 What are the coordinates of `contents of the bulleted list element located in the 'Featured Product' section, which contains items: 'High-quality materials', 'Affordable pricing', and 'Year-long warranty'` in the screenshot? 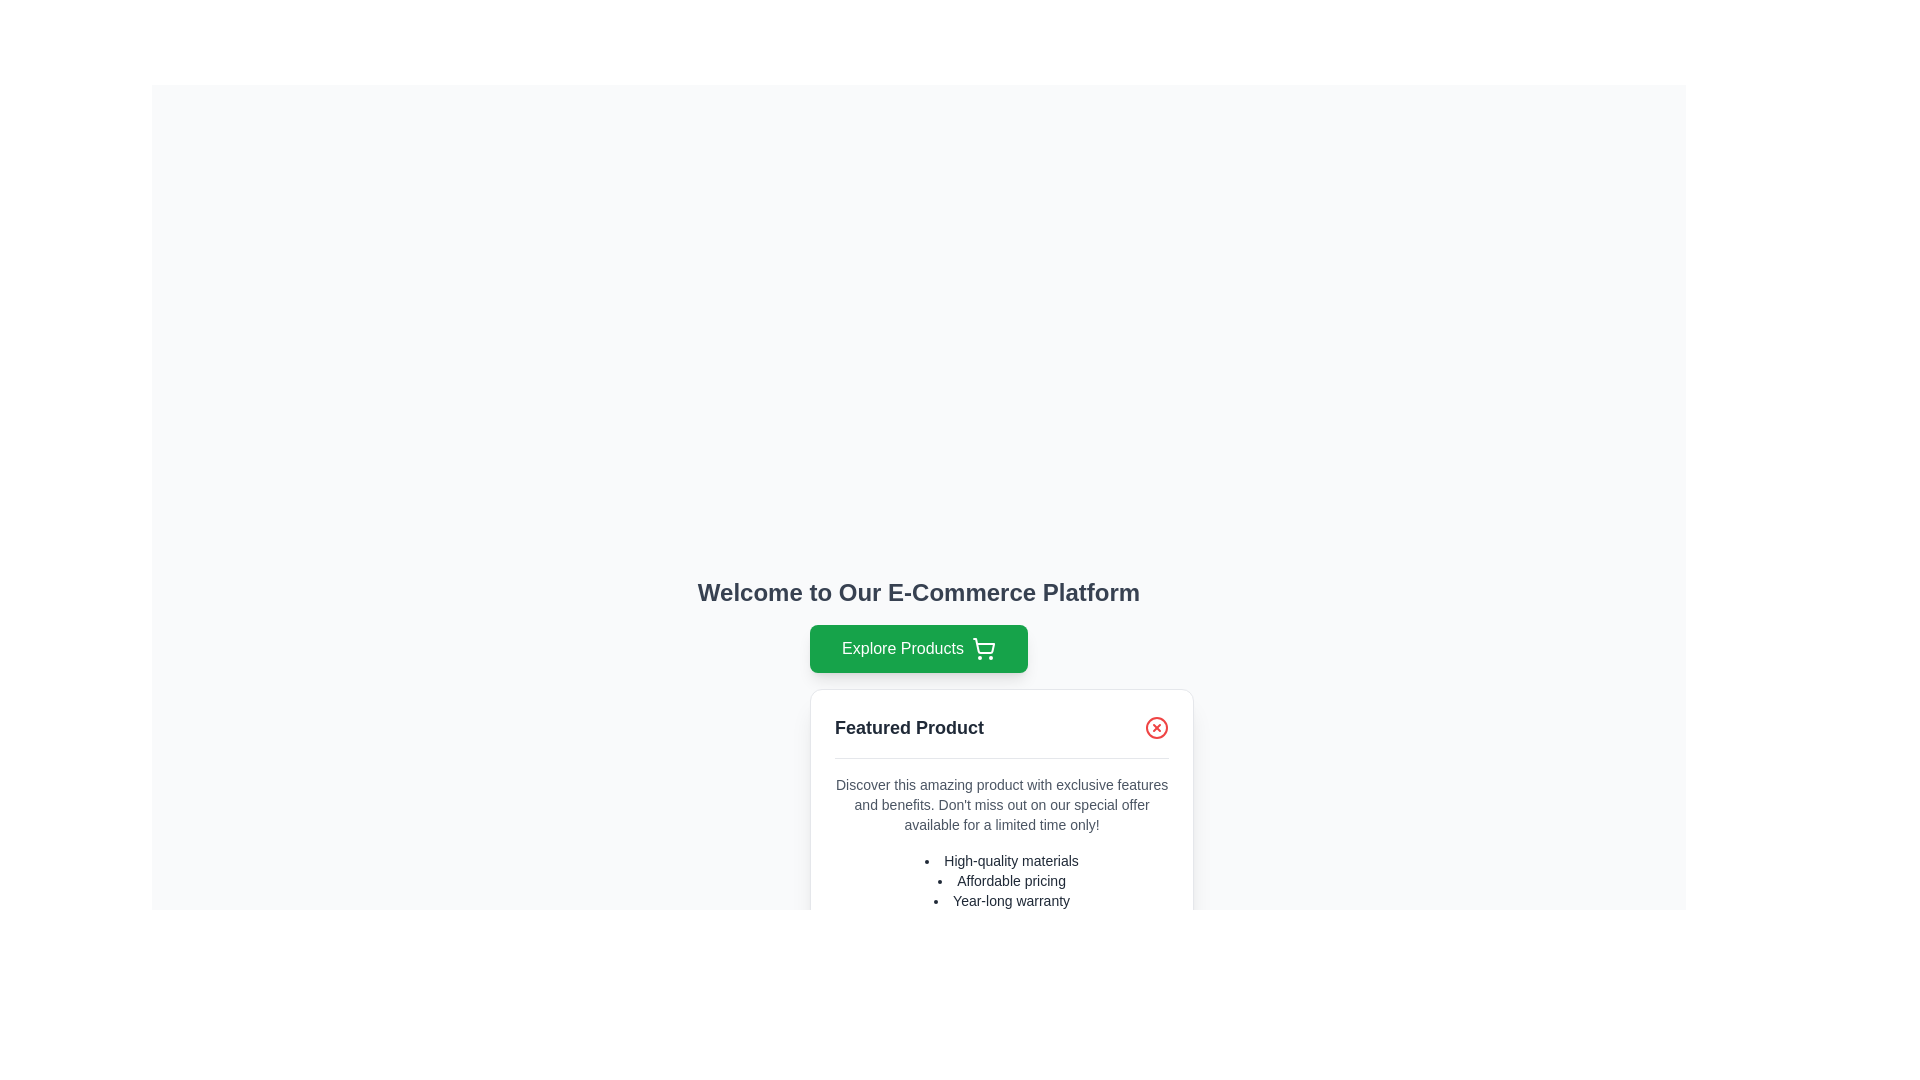 It's located at (1002, 879).